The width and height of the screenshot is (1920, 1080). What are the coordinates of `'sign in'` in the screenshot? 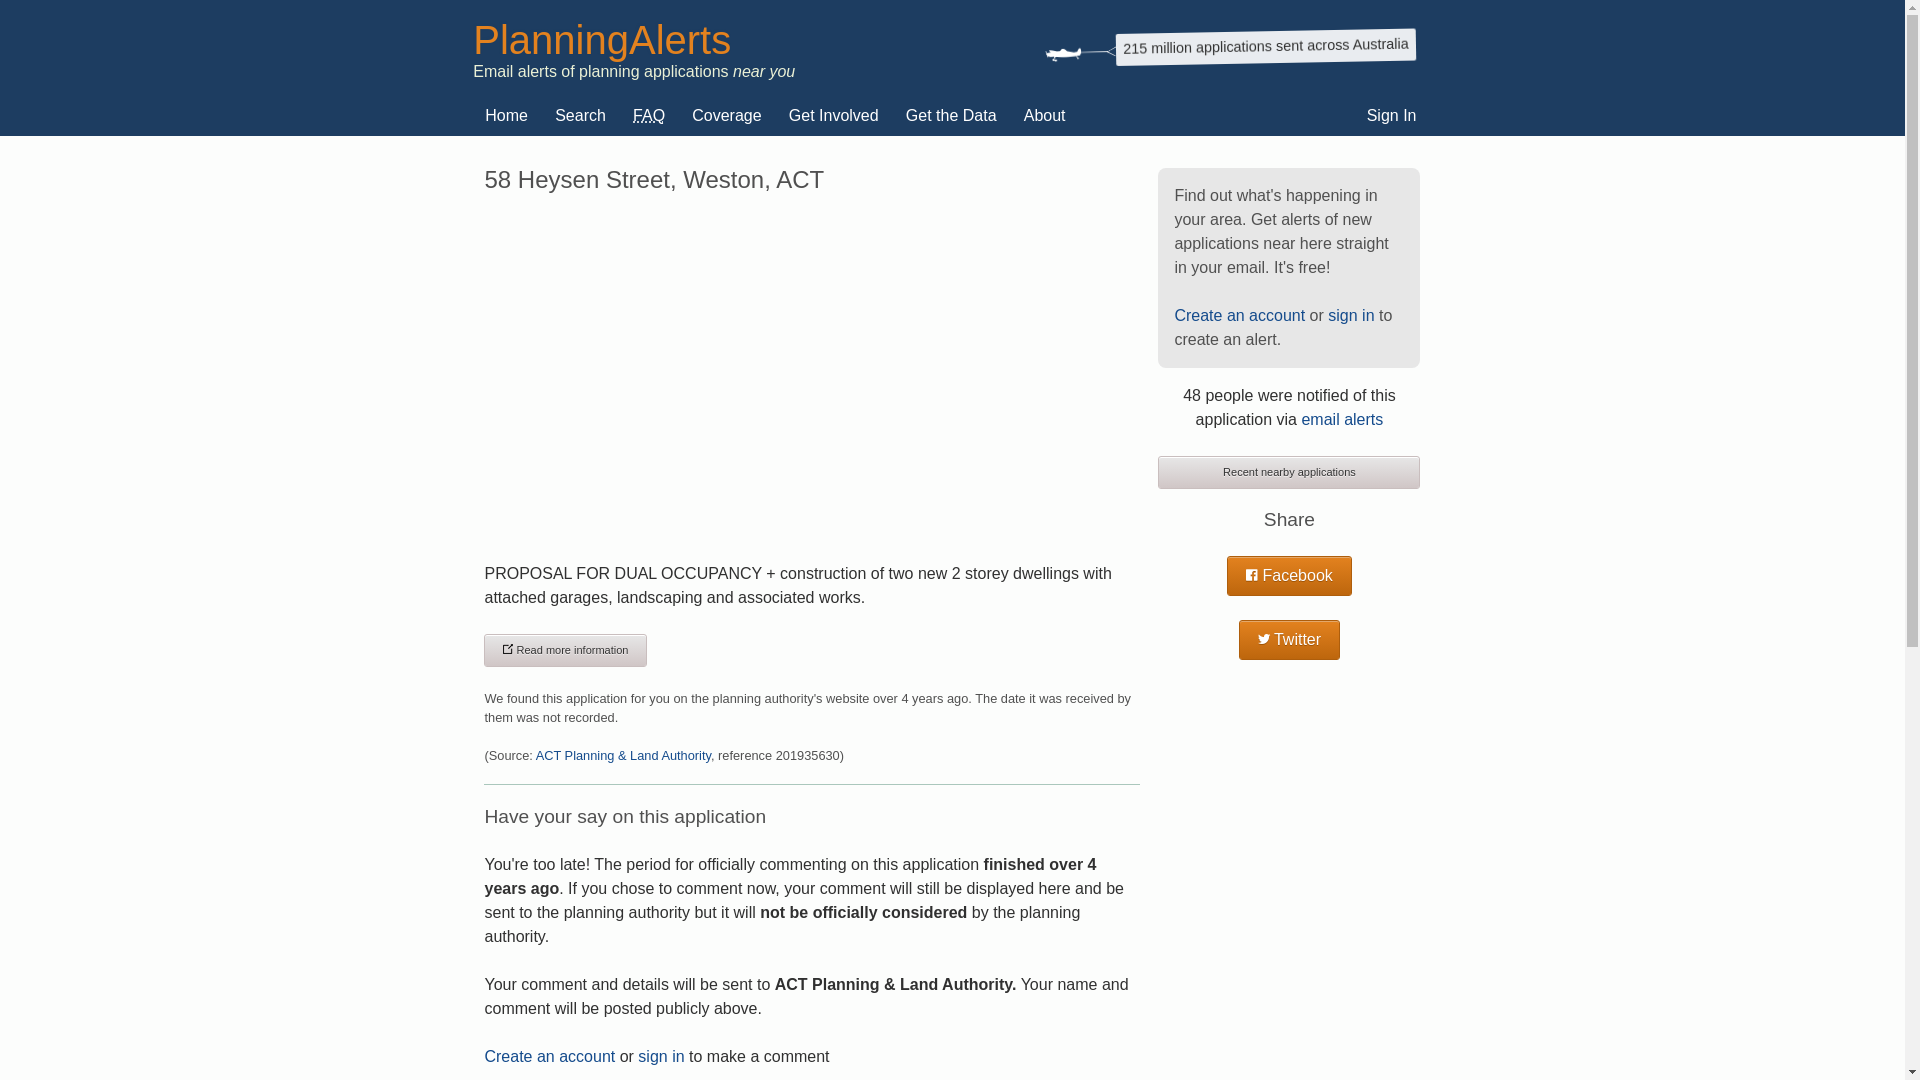 It's located at (1350, 315).